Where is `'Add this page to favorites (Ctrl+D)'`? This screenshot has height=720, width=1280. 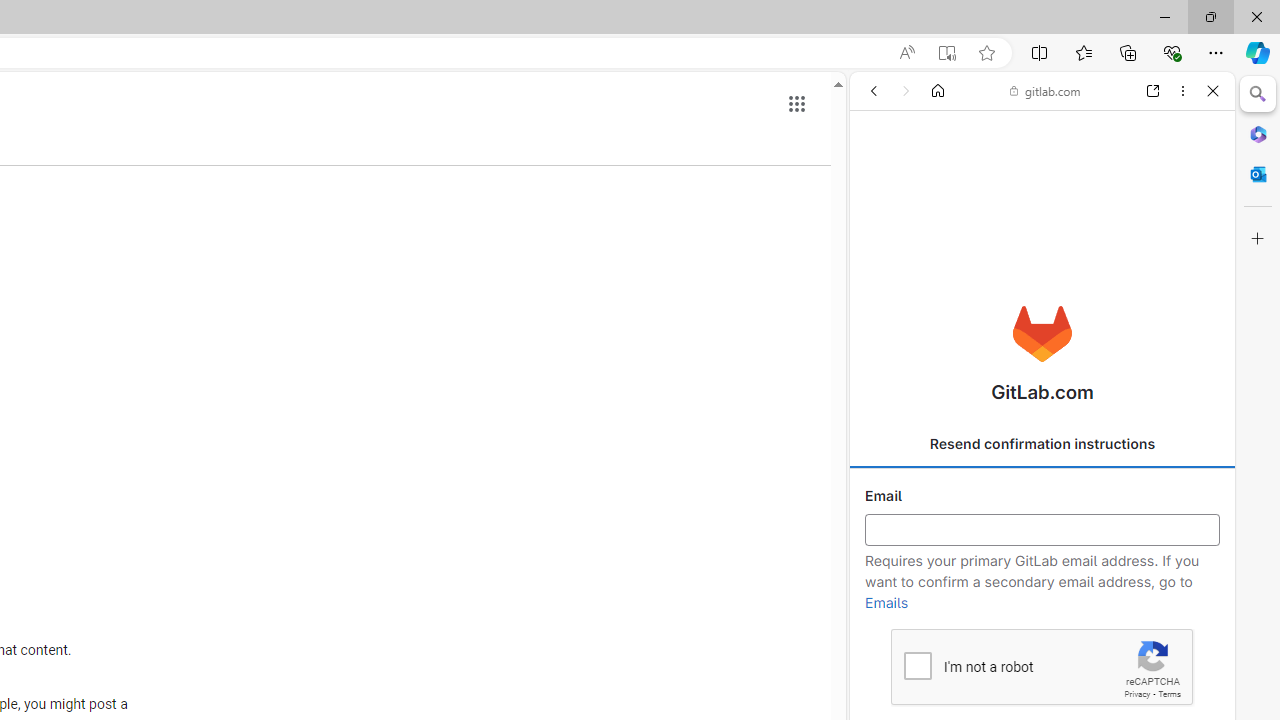 'Add this page to favorites (Ctrl+D)' is located at coordinates (986, 52).